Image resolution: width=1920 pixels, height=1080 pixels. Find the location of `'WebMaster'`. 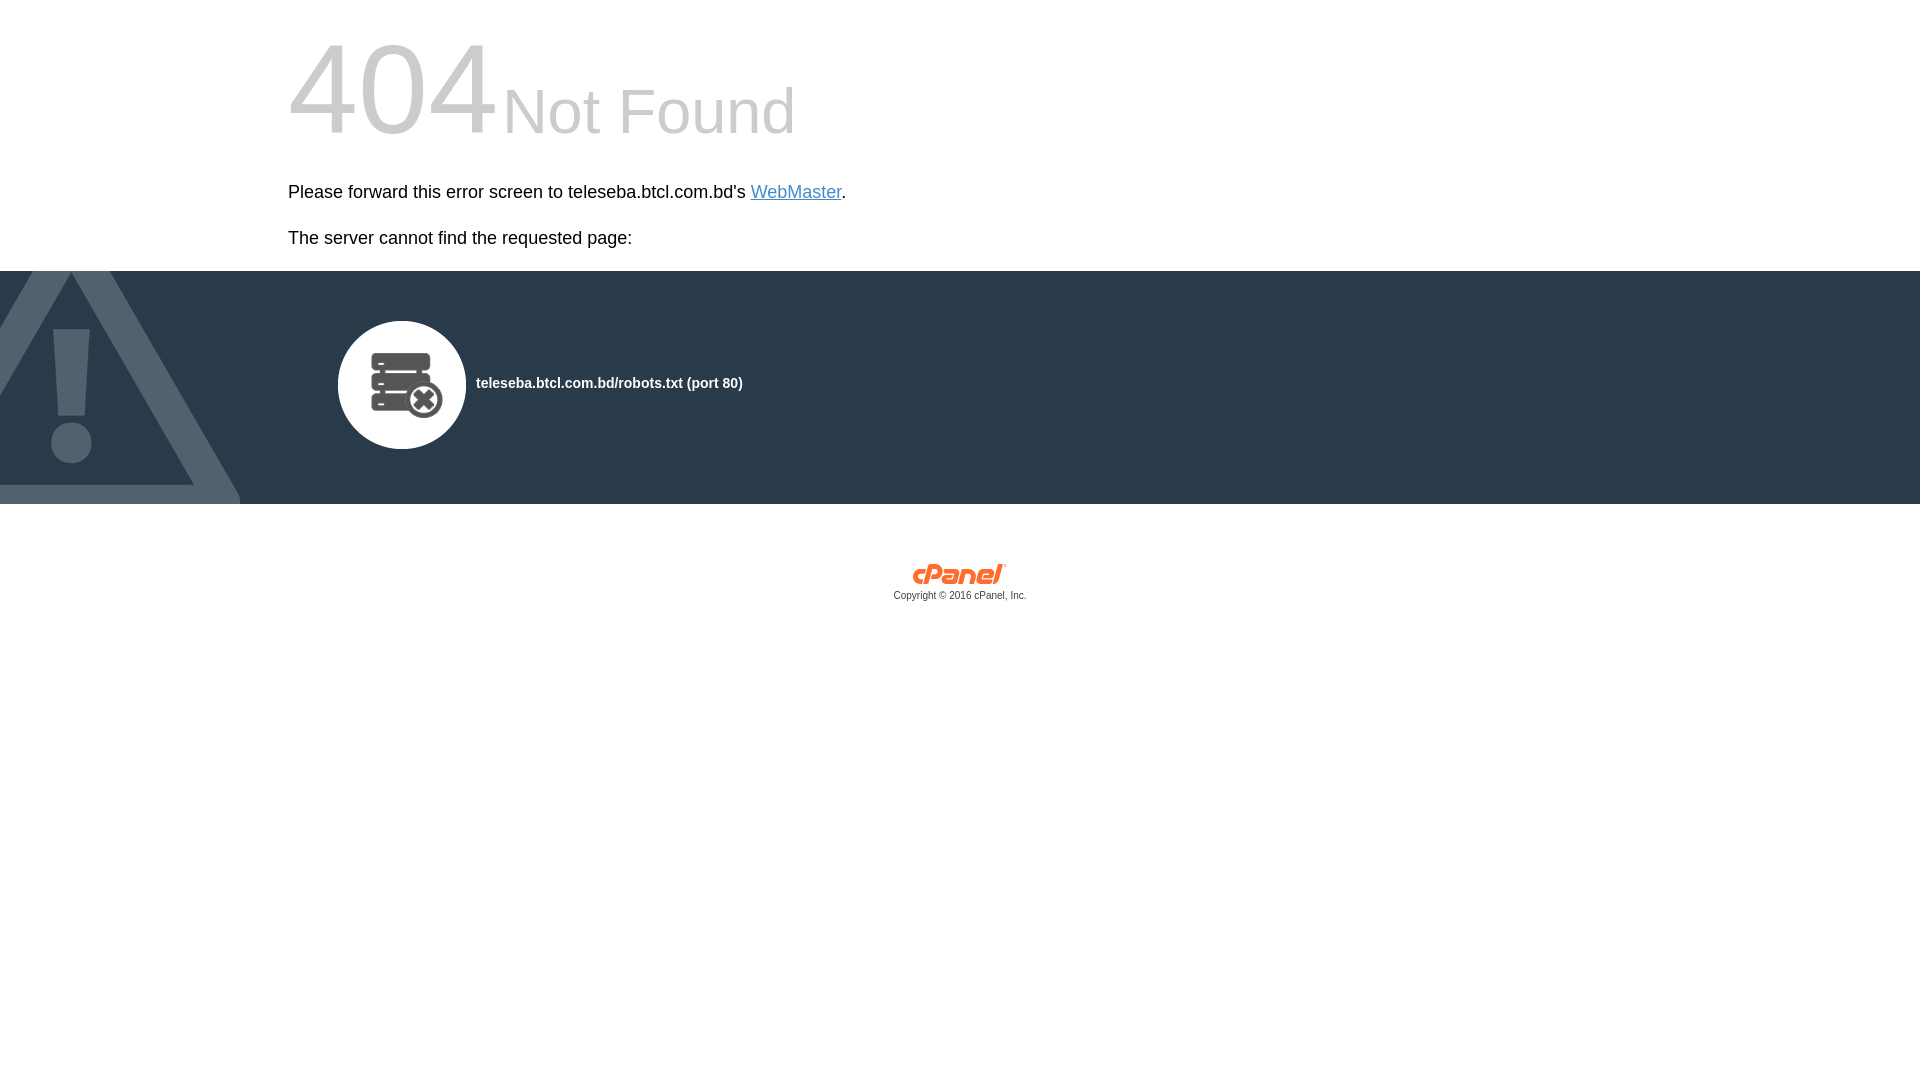

'WebMaster' is located at coordinates (795, 192).